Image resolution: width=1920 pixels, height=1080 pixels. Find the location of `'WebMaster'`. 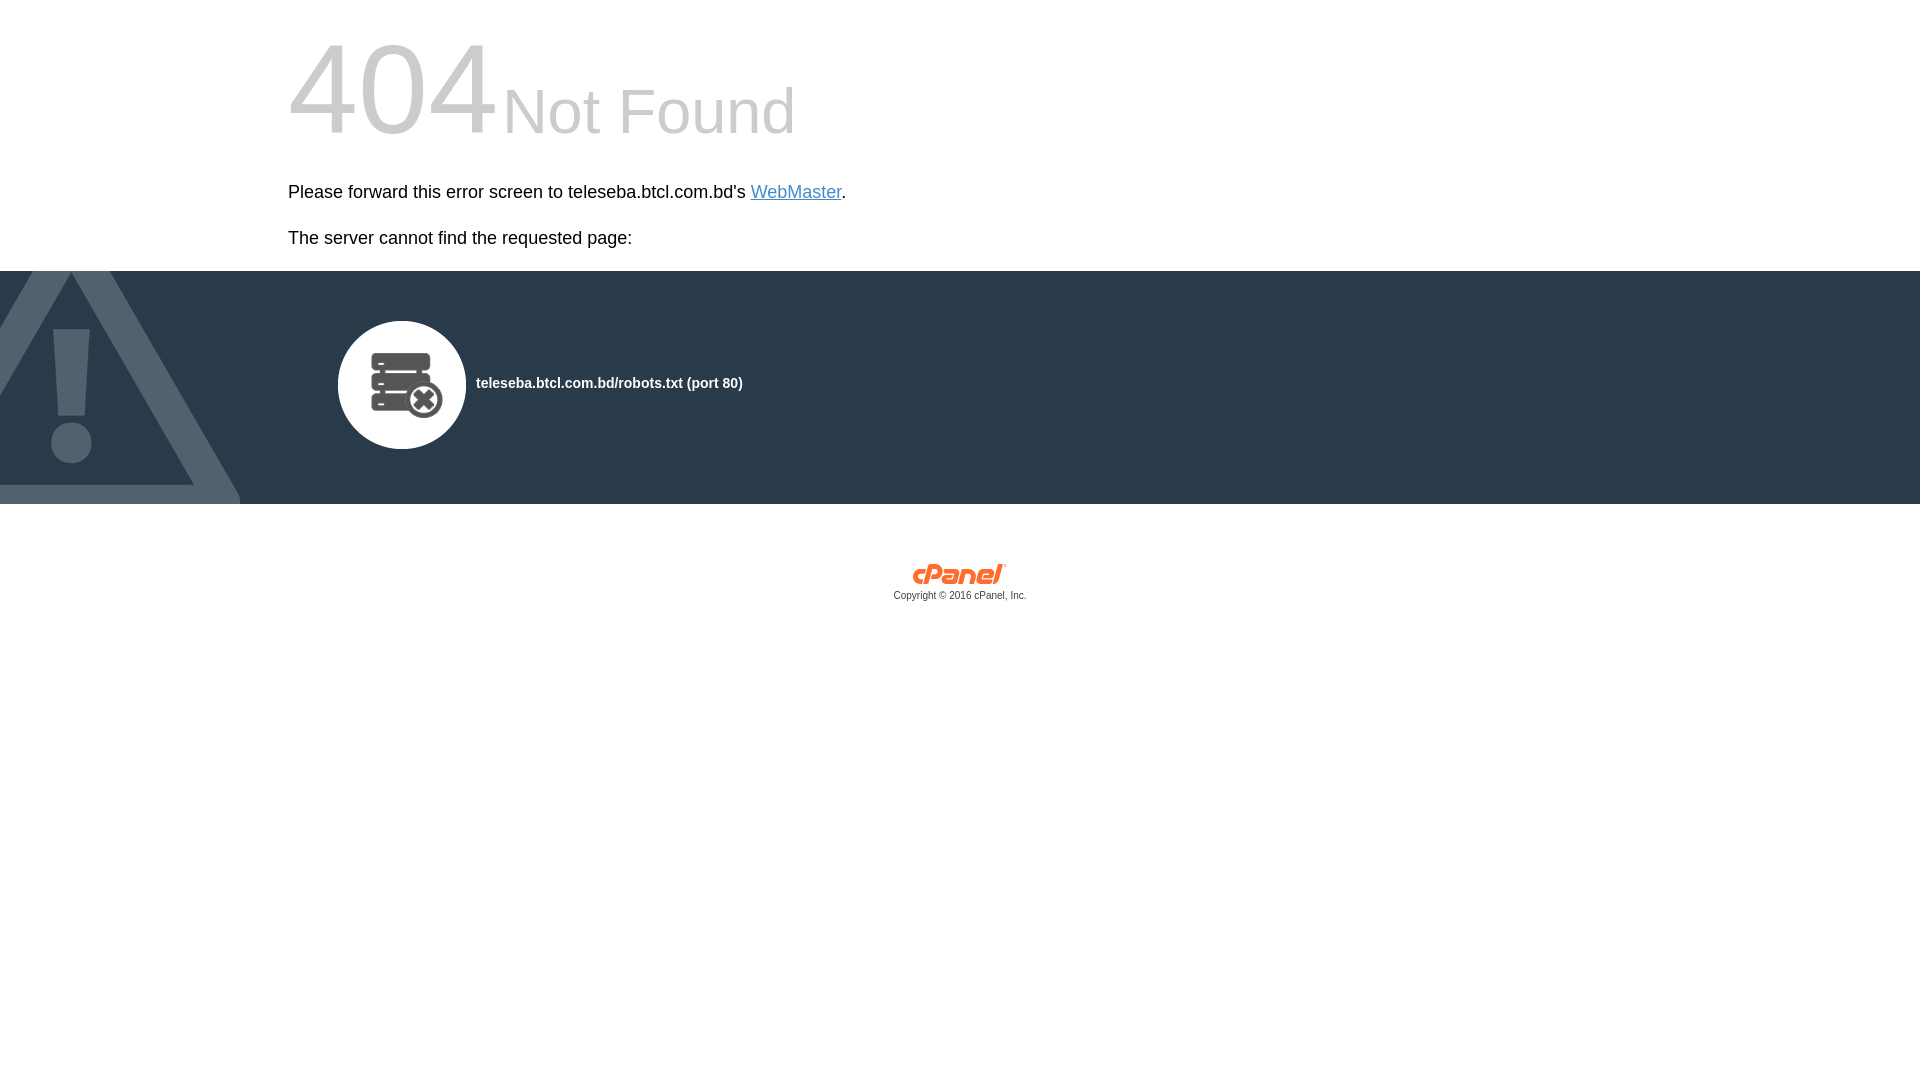

'WebMaster' is located at coordinates (795, 192).